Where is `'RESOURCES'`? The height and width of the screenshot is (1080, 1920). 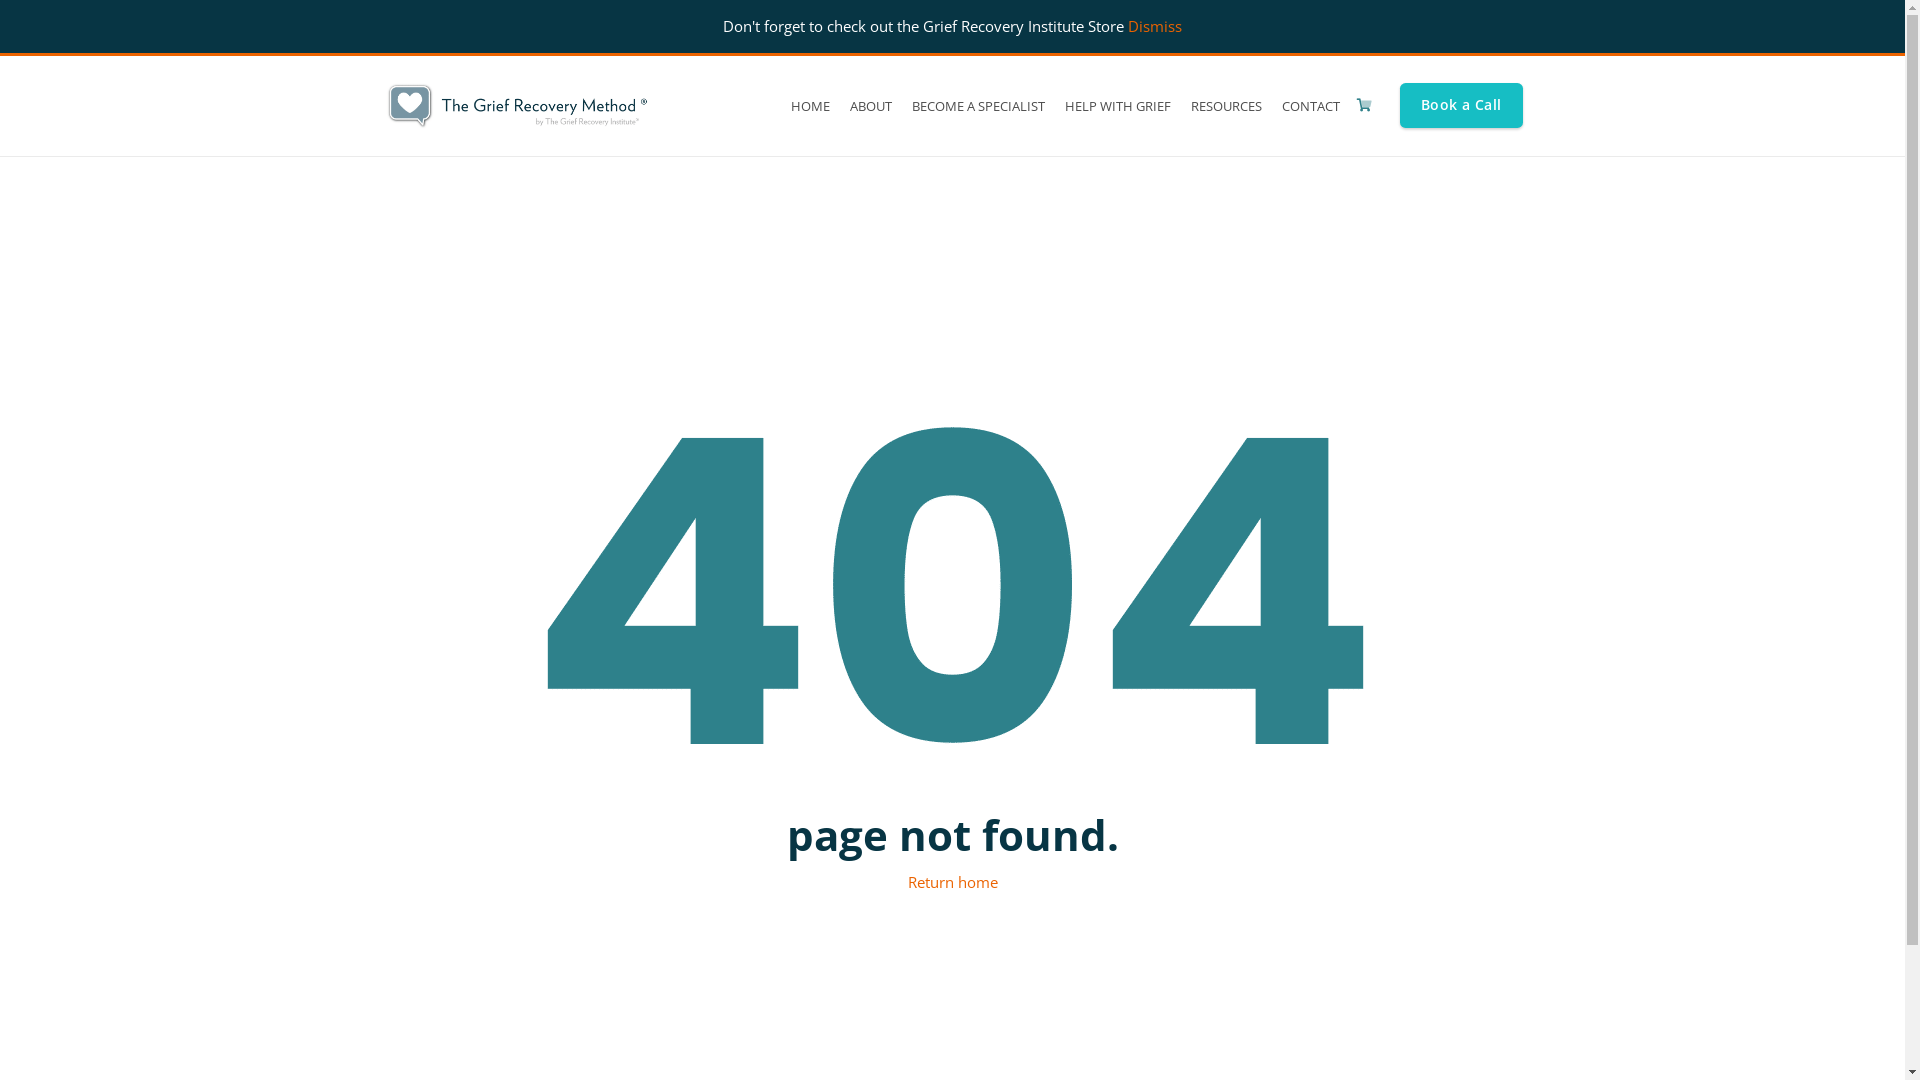
'RESOURCES' is located at coordinates (1225, 105).